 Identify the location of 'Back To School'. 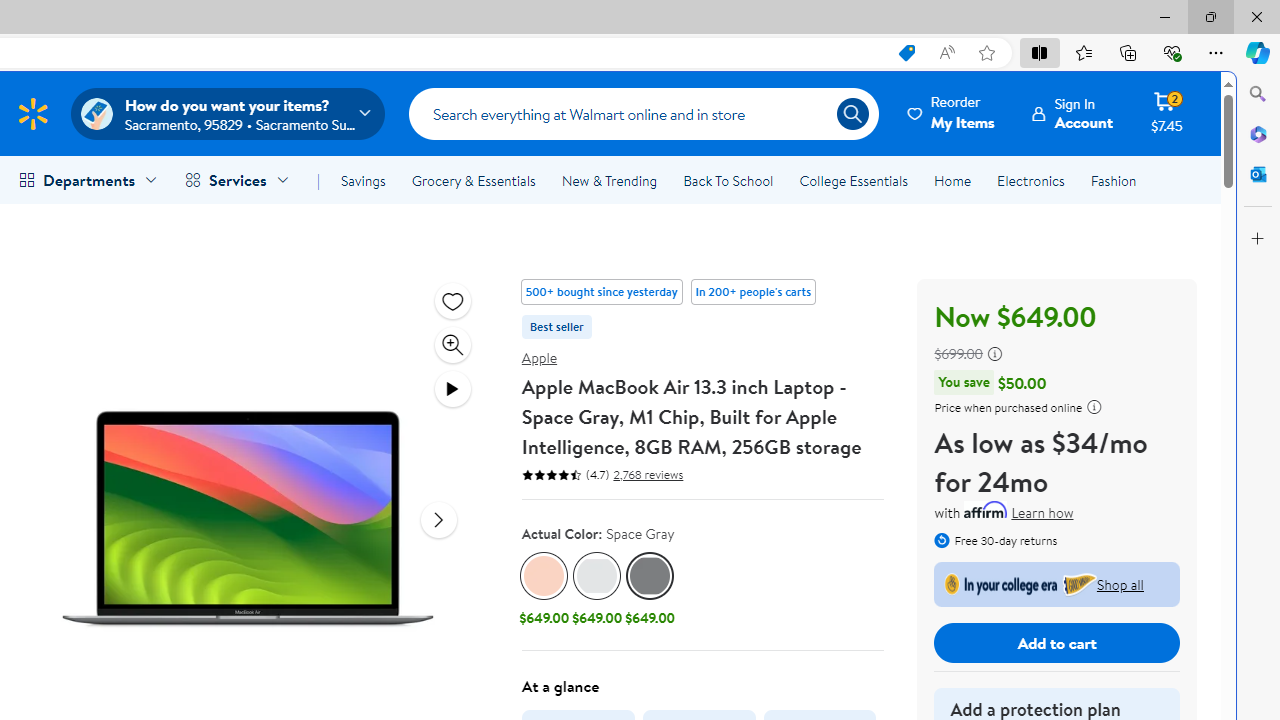
(727, 181).